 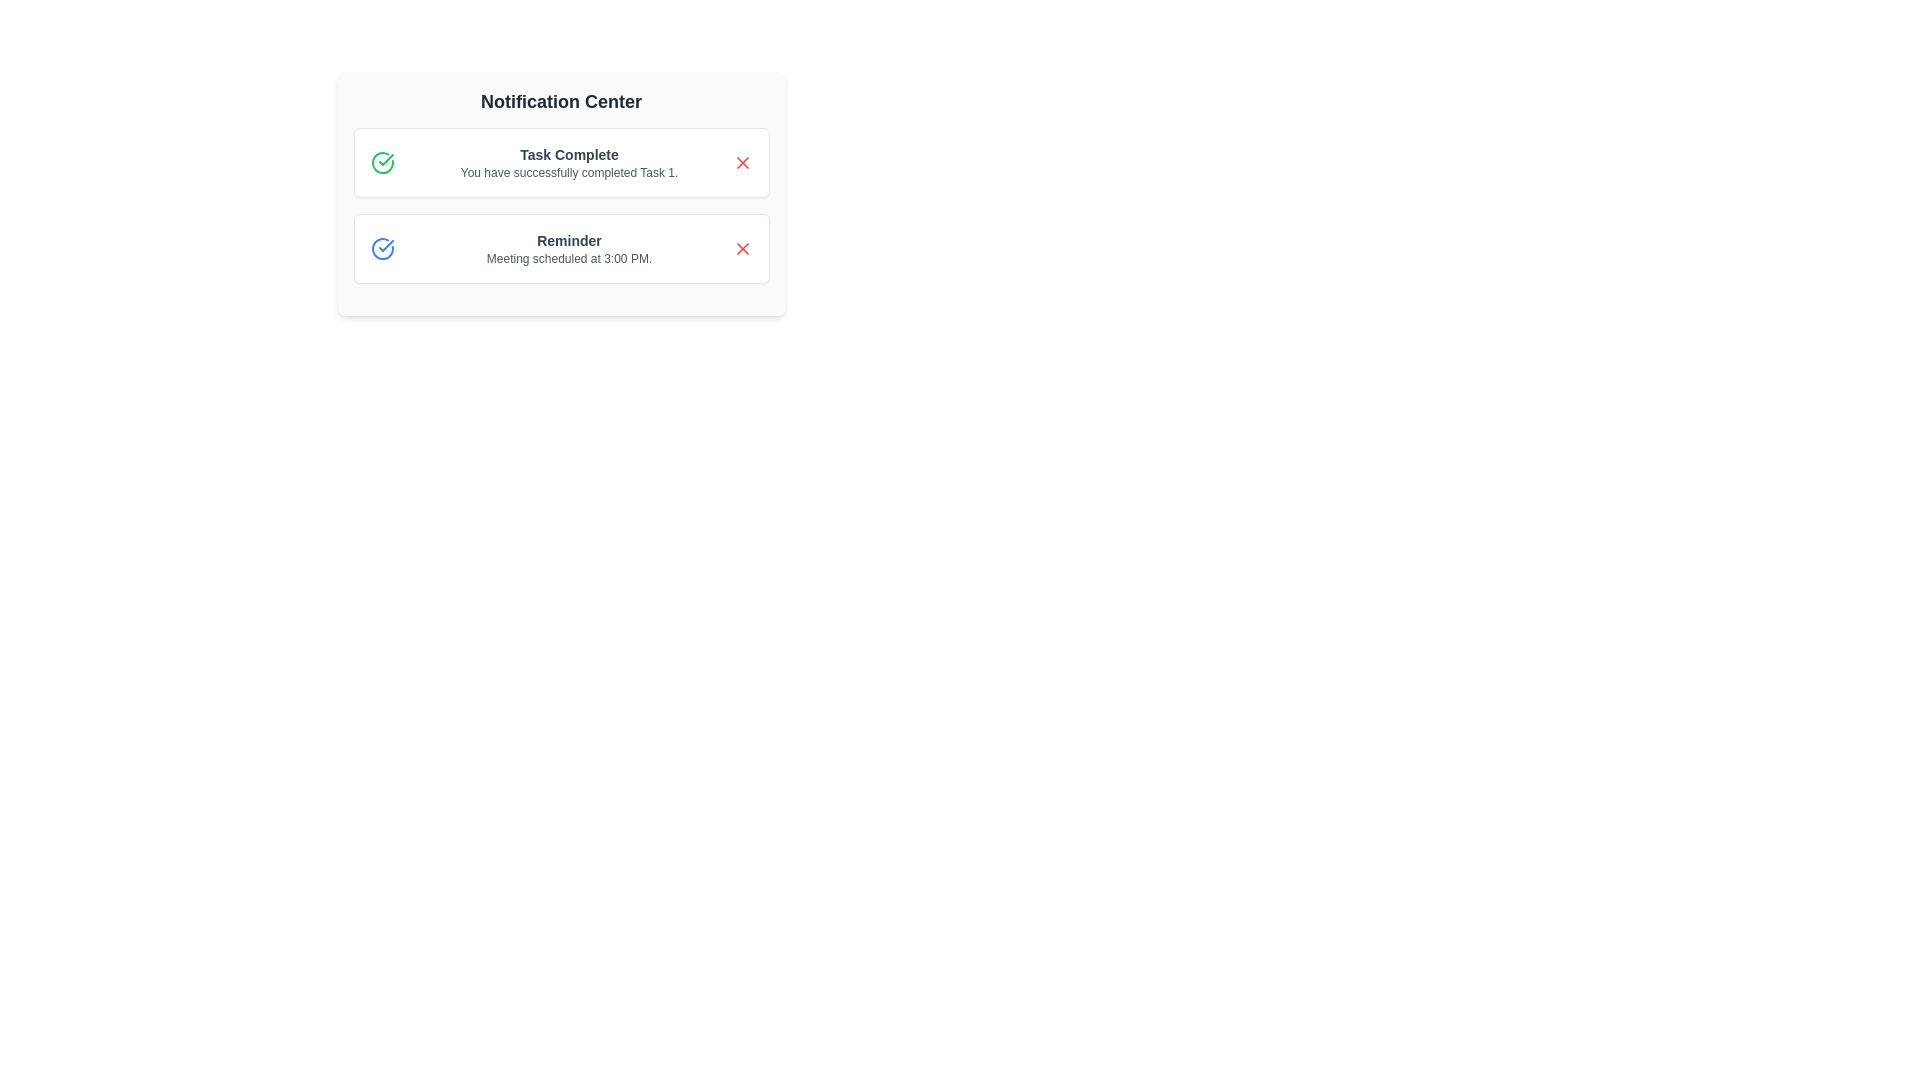 What do you see at coordinates (568, 239) in the screenshot?
I see `the heading text element located in the second notification card beneath the Notification Center header` at bounding box center [568, 239].